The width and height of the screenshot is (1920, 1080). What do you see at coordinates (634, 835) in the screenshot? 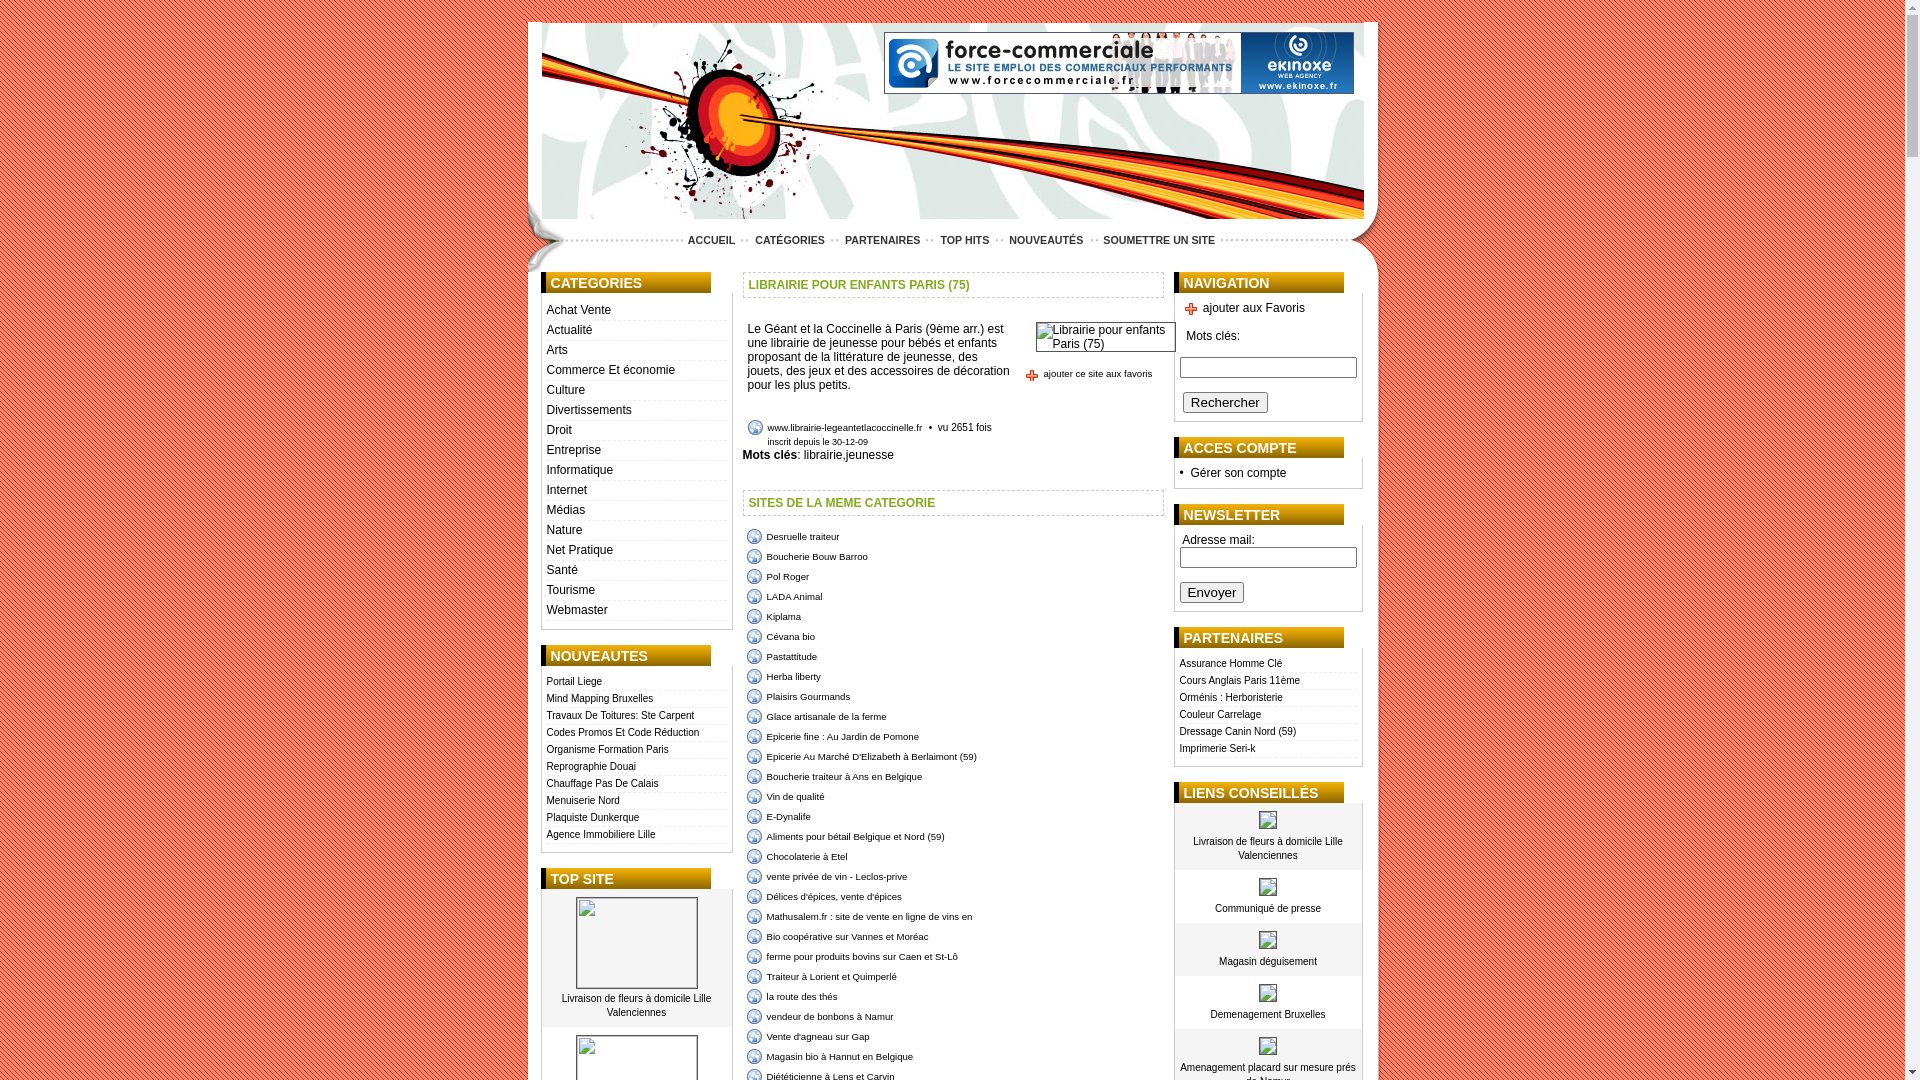
I see `'Agence Immobiliere Lille'` at bounding box center [634, 835].